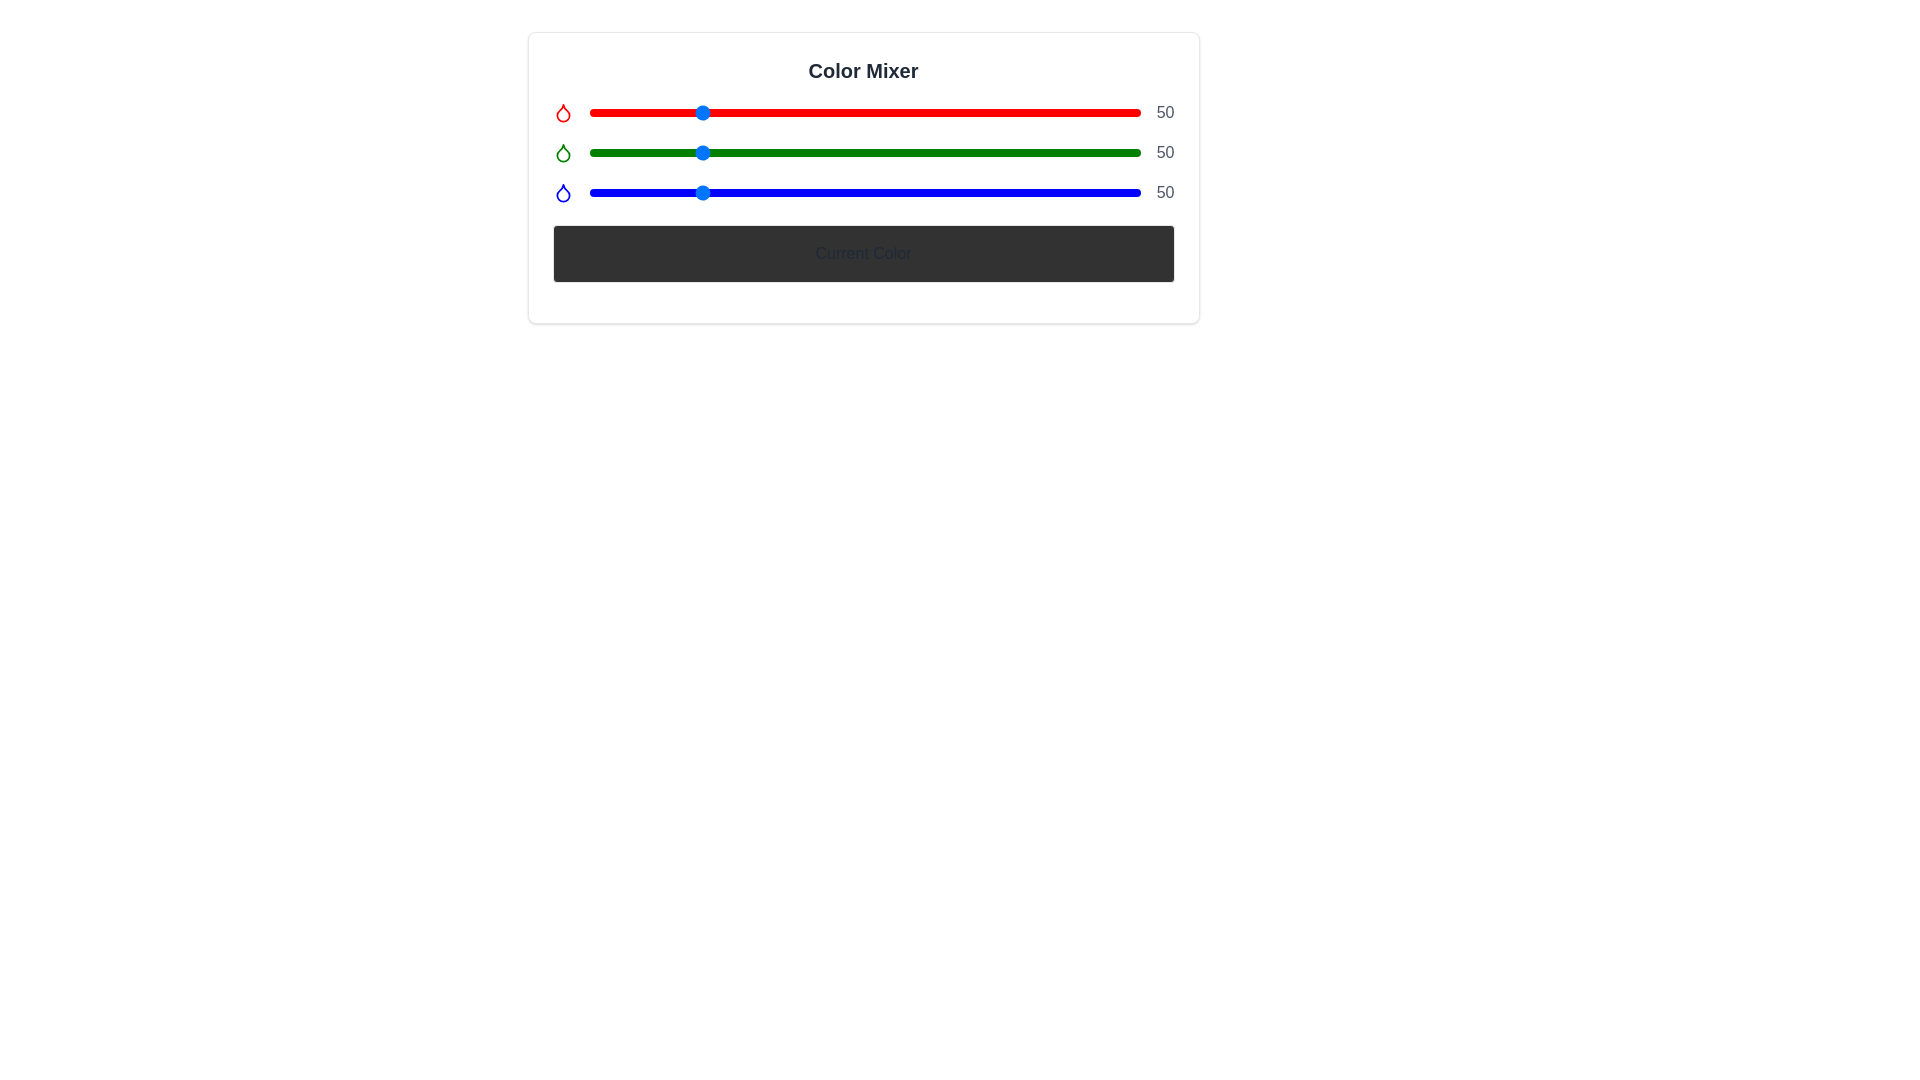 The height and width of the screenshot is (1080, 1920). I want to click on the blue slider to set its value to 188, so click(995, 192).